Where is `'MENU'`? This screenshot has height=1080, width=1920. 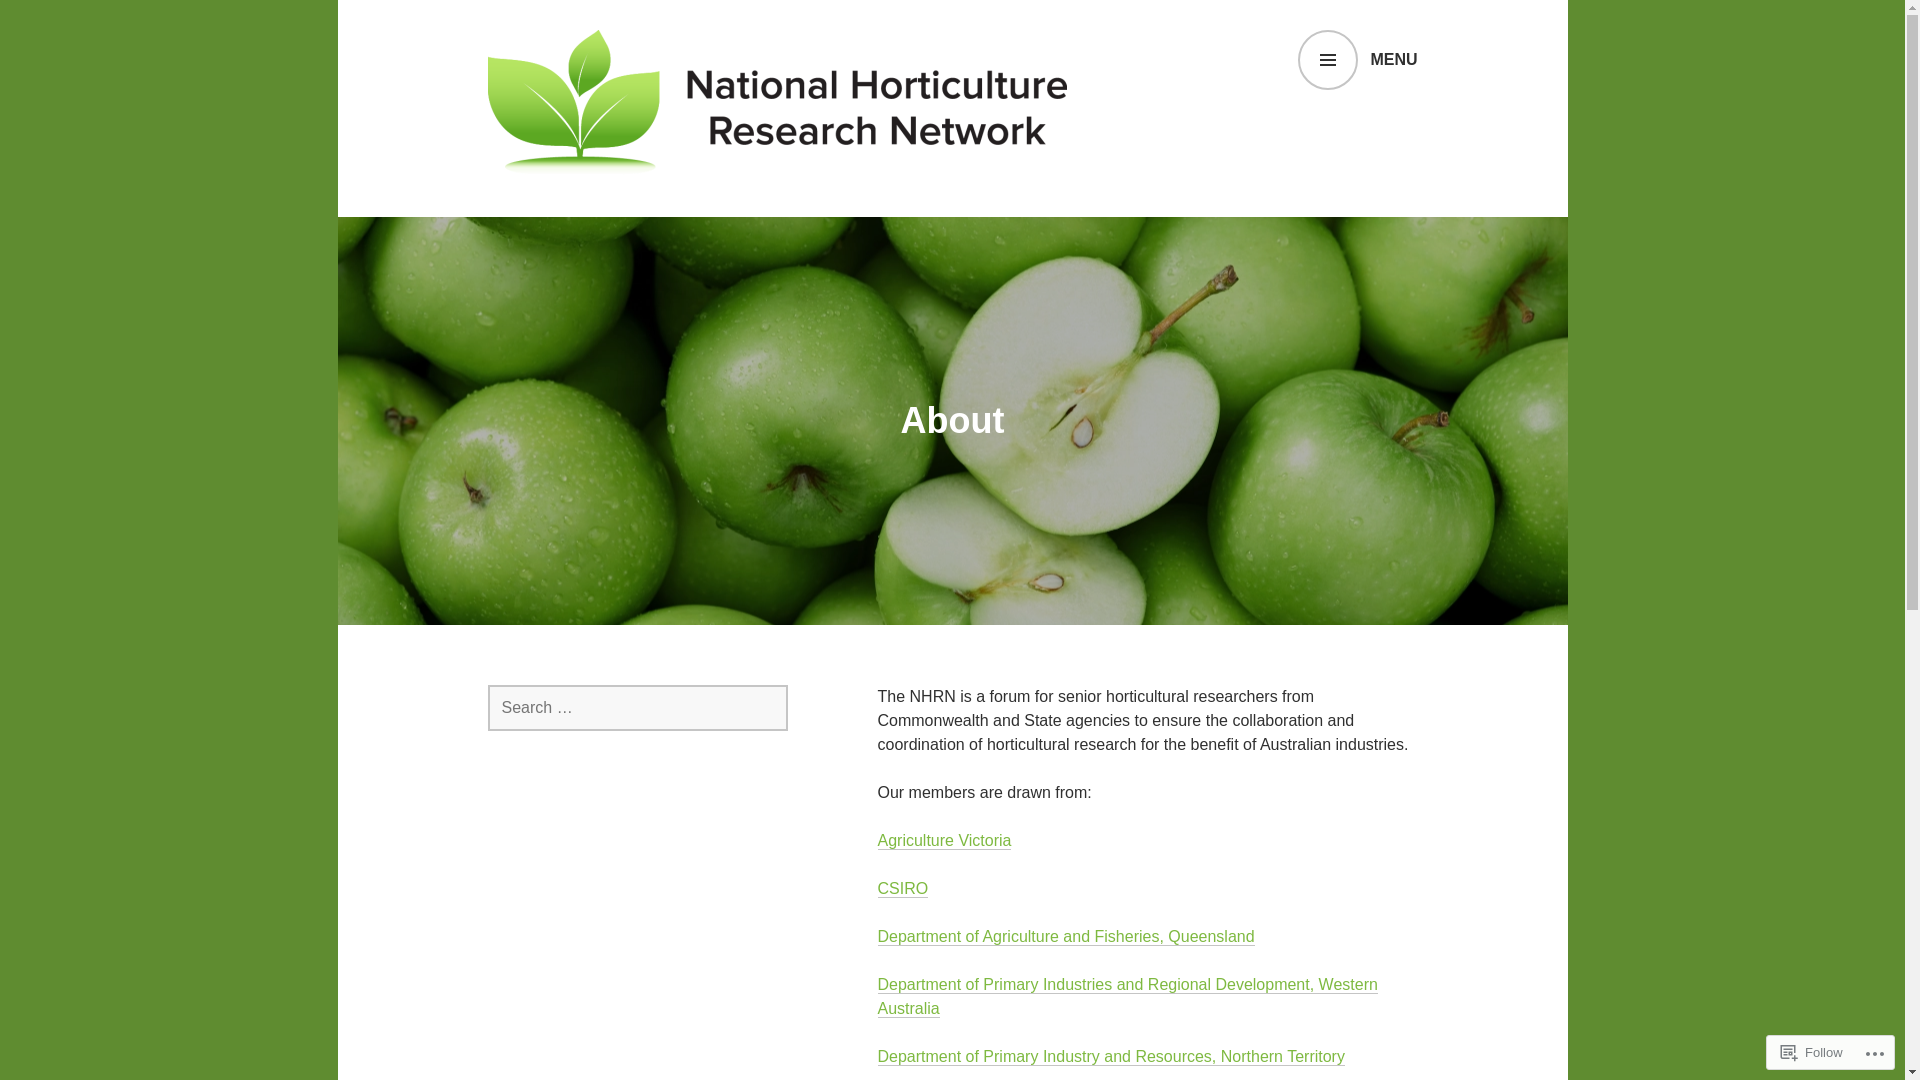 'MENU' is located at coordinates (1357, 59).